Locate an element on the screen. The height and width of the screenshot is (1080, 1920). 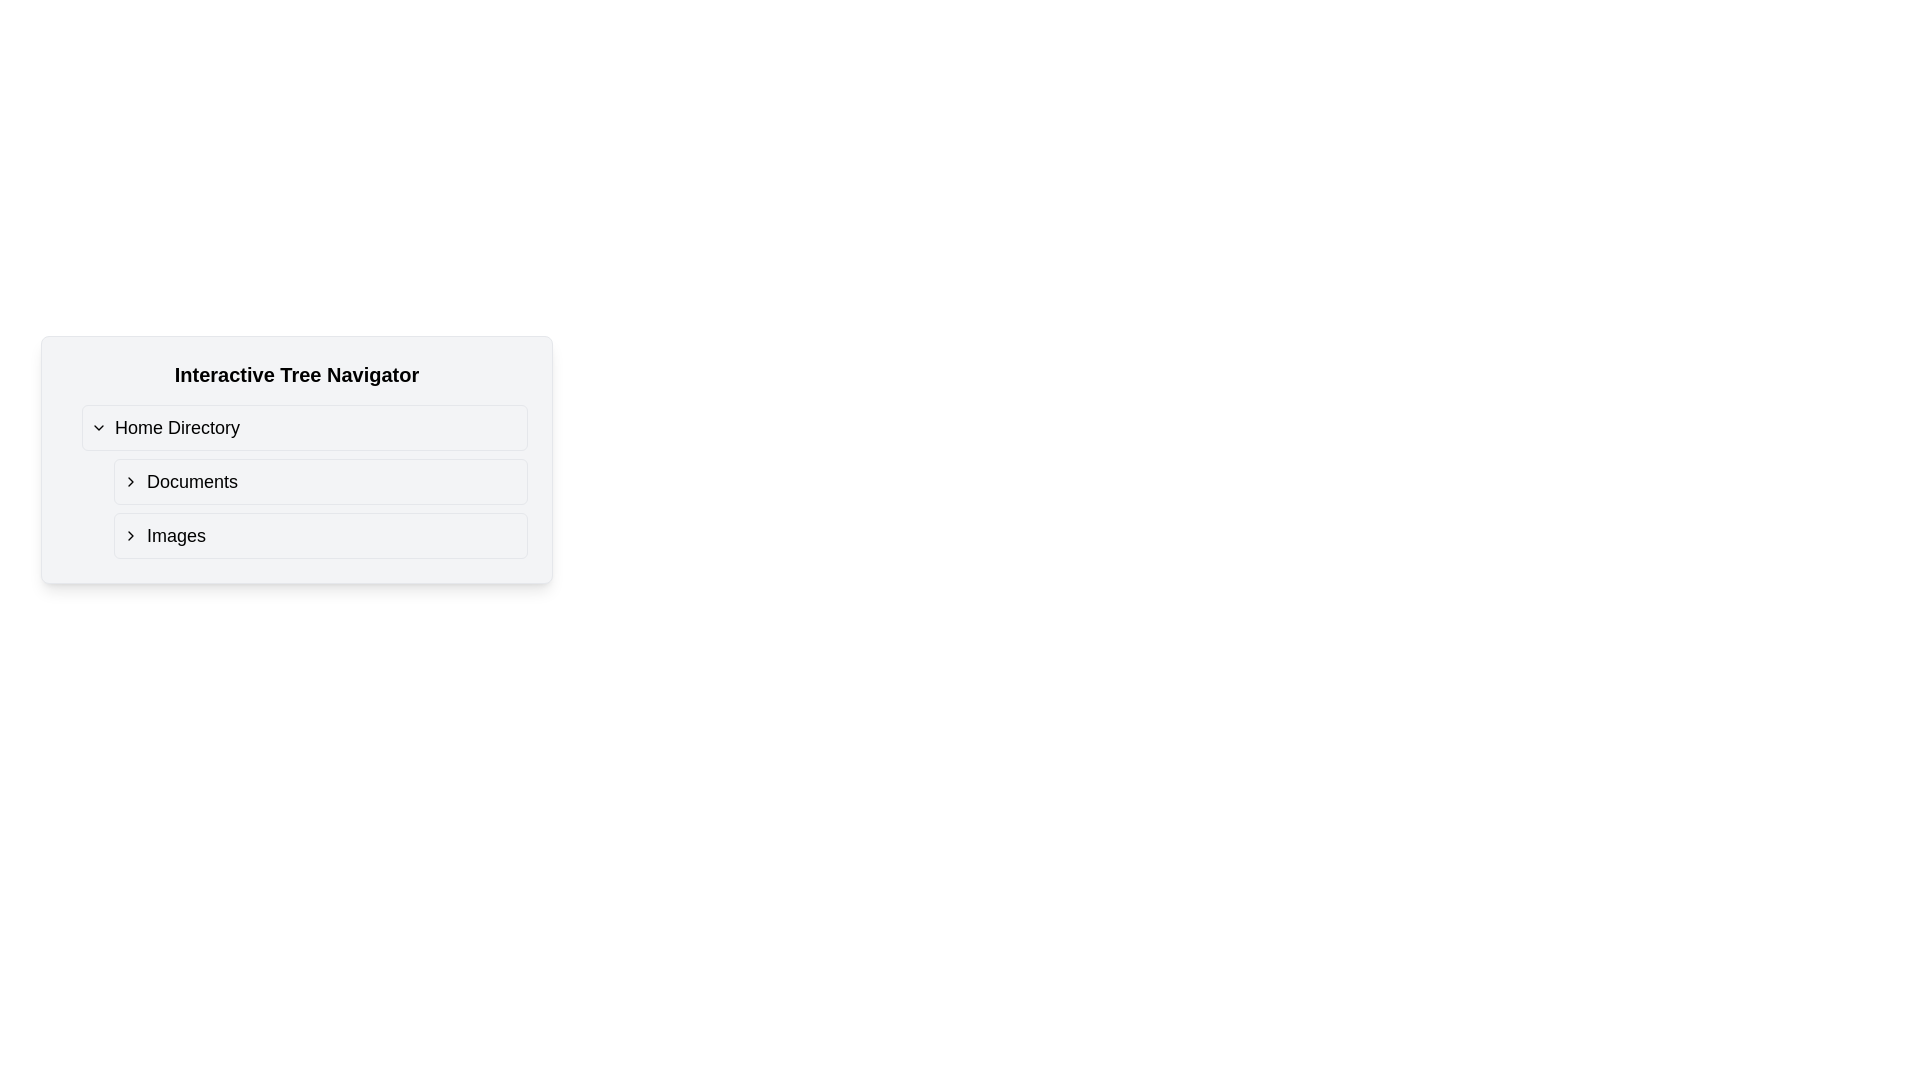
the downward-pointing chevron icon is located at coordinates (98, 427).